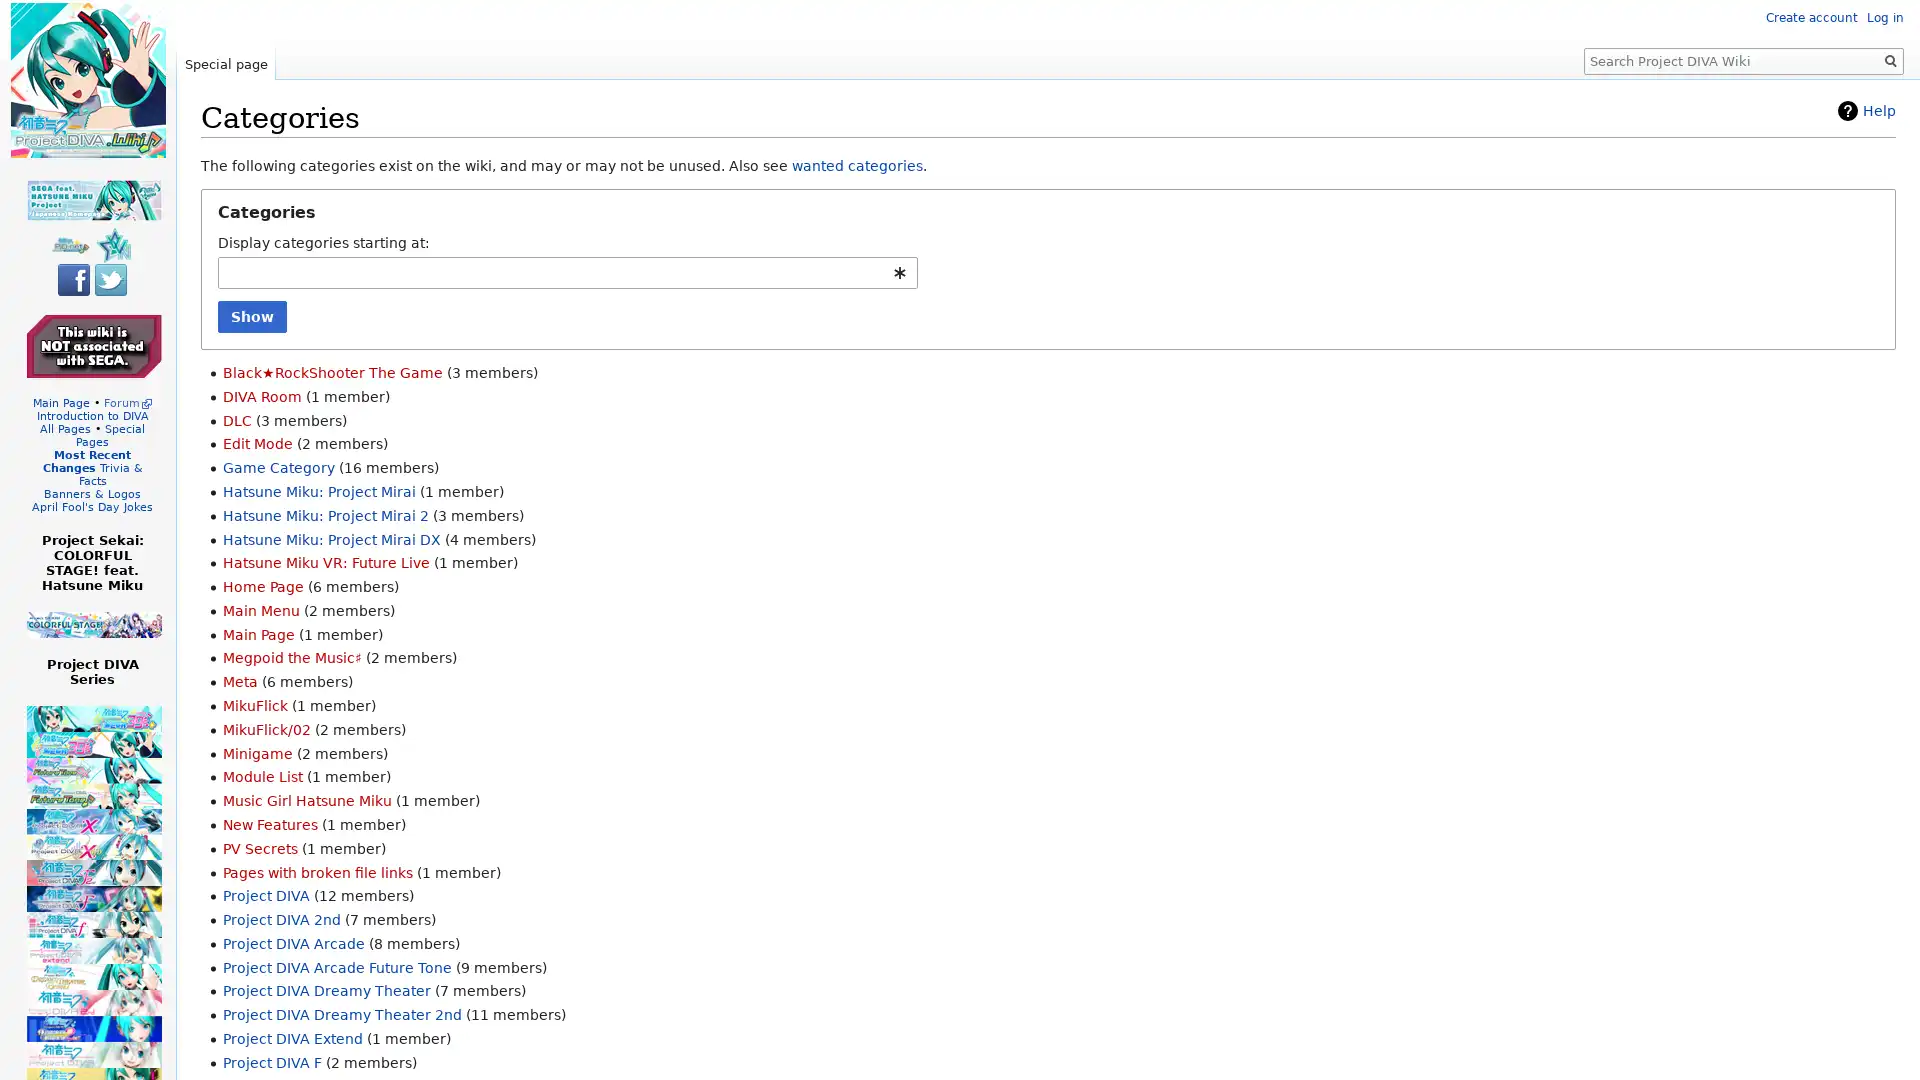 The height and width of the screenshot is (1080, 1920). I want to click on Go, so click(1890, 60).